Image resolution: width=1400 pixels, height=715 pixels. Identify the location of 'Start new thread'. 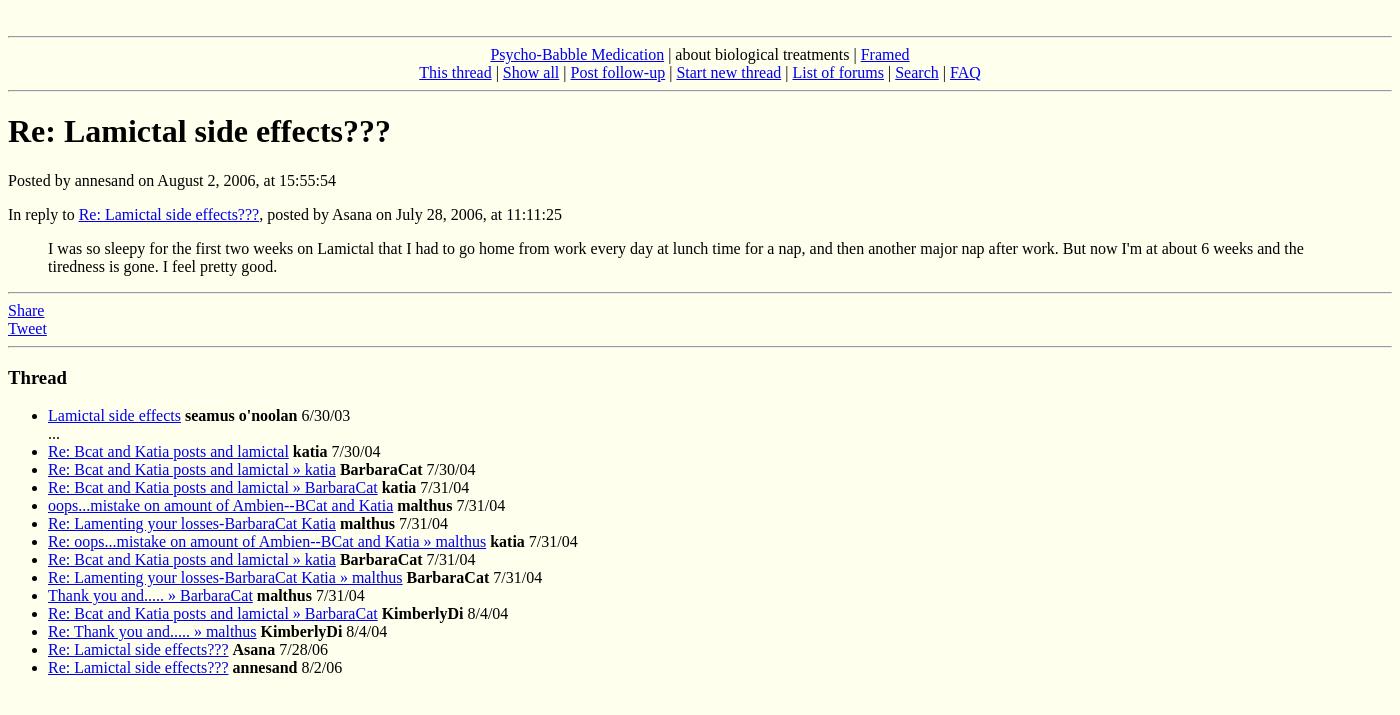
(728, 72).